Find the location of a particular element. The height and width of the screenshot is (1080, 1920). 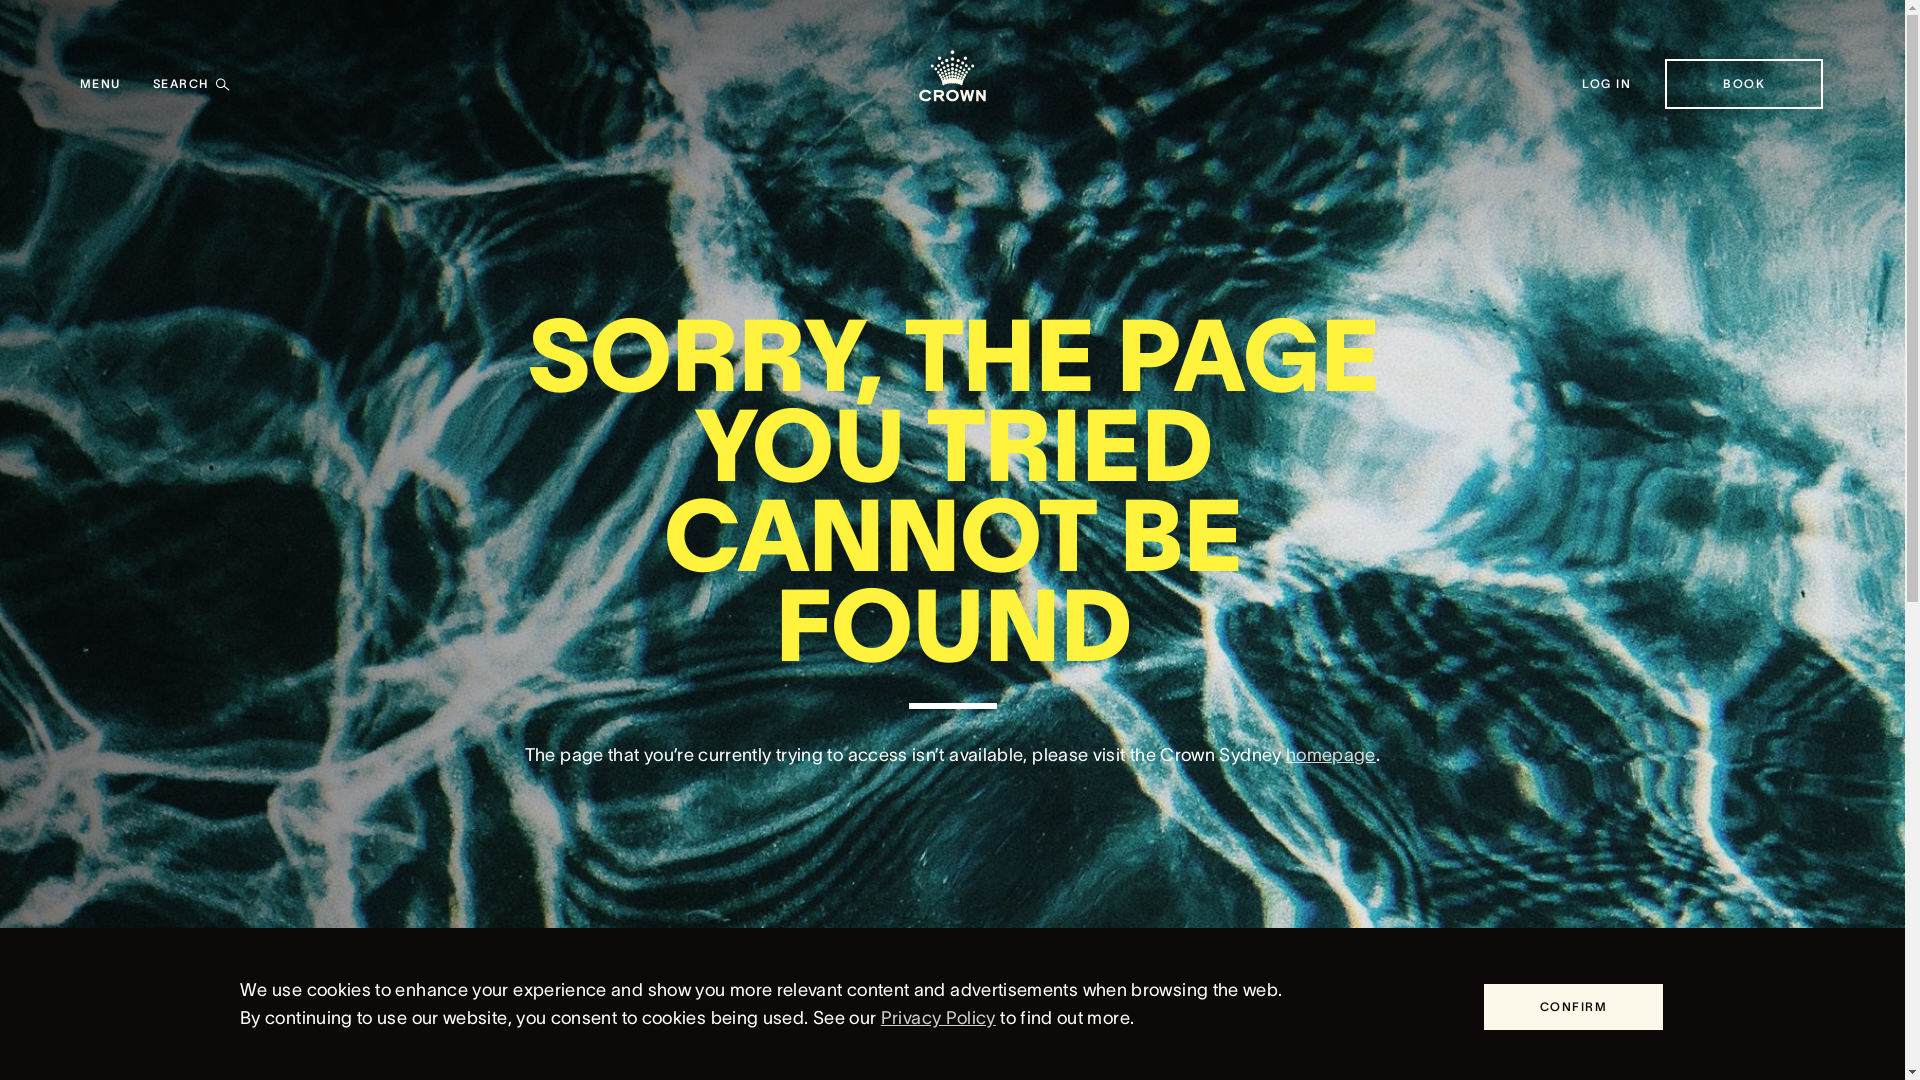

'LOG IN' is located at coordinates (1607, 83).